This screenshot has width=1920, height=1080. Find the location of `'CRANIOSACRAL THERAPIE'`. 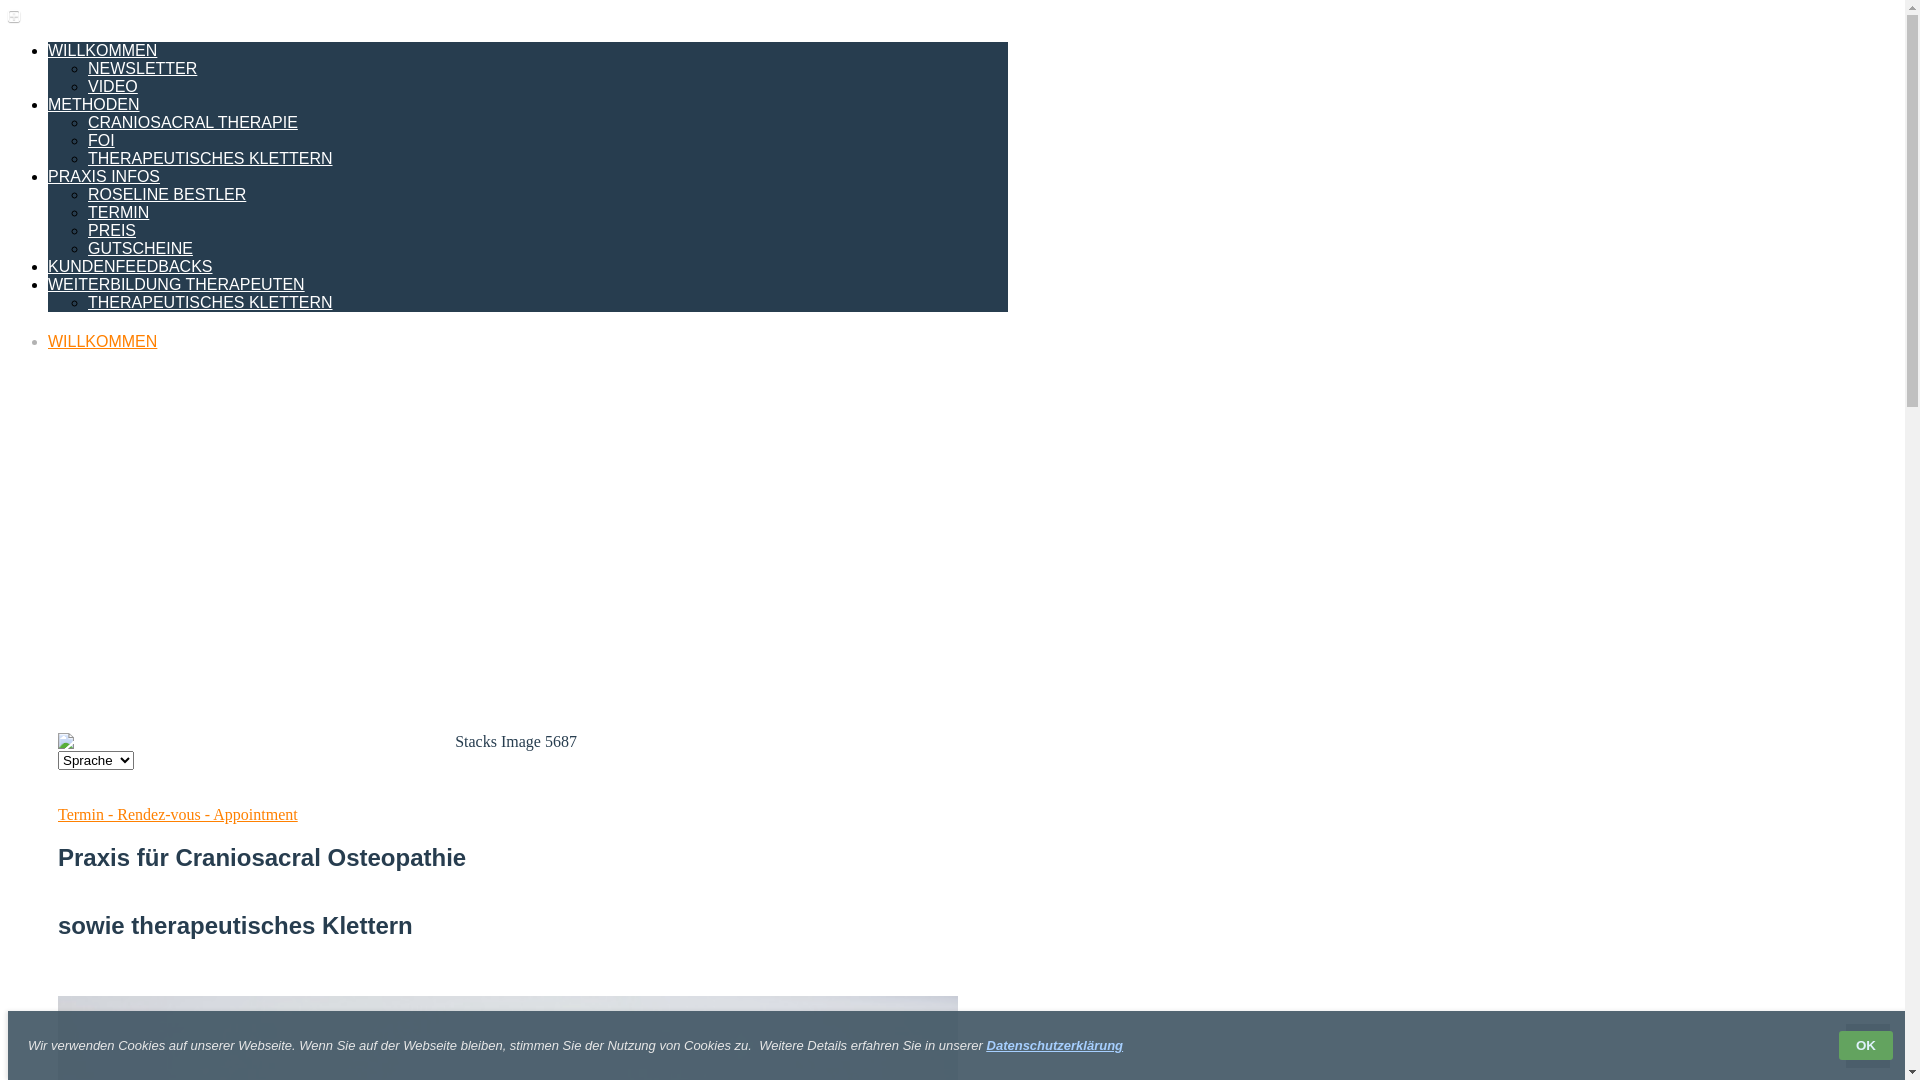

'CRANIOSACRAL THERAPIE' is located at coordinates (192, 122).